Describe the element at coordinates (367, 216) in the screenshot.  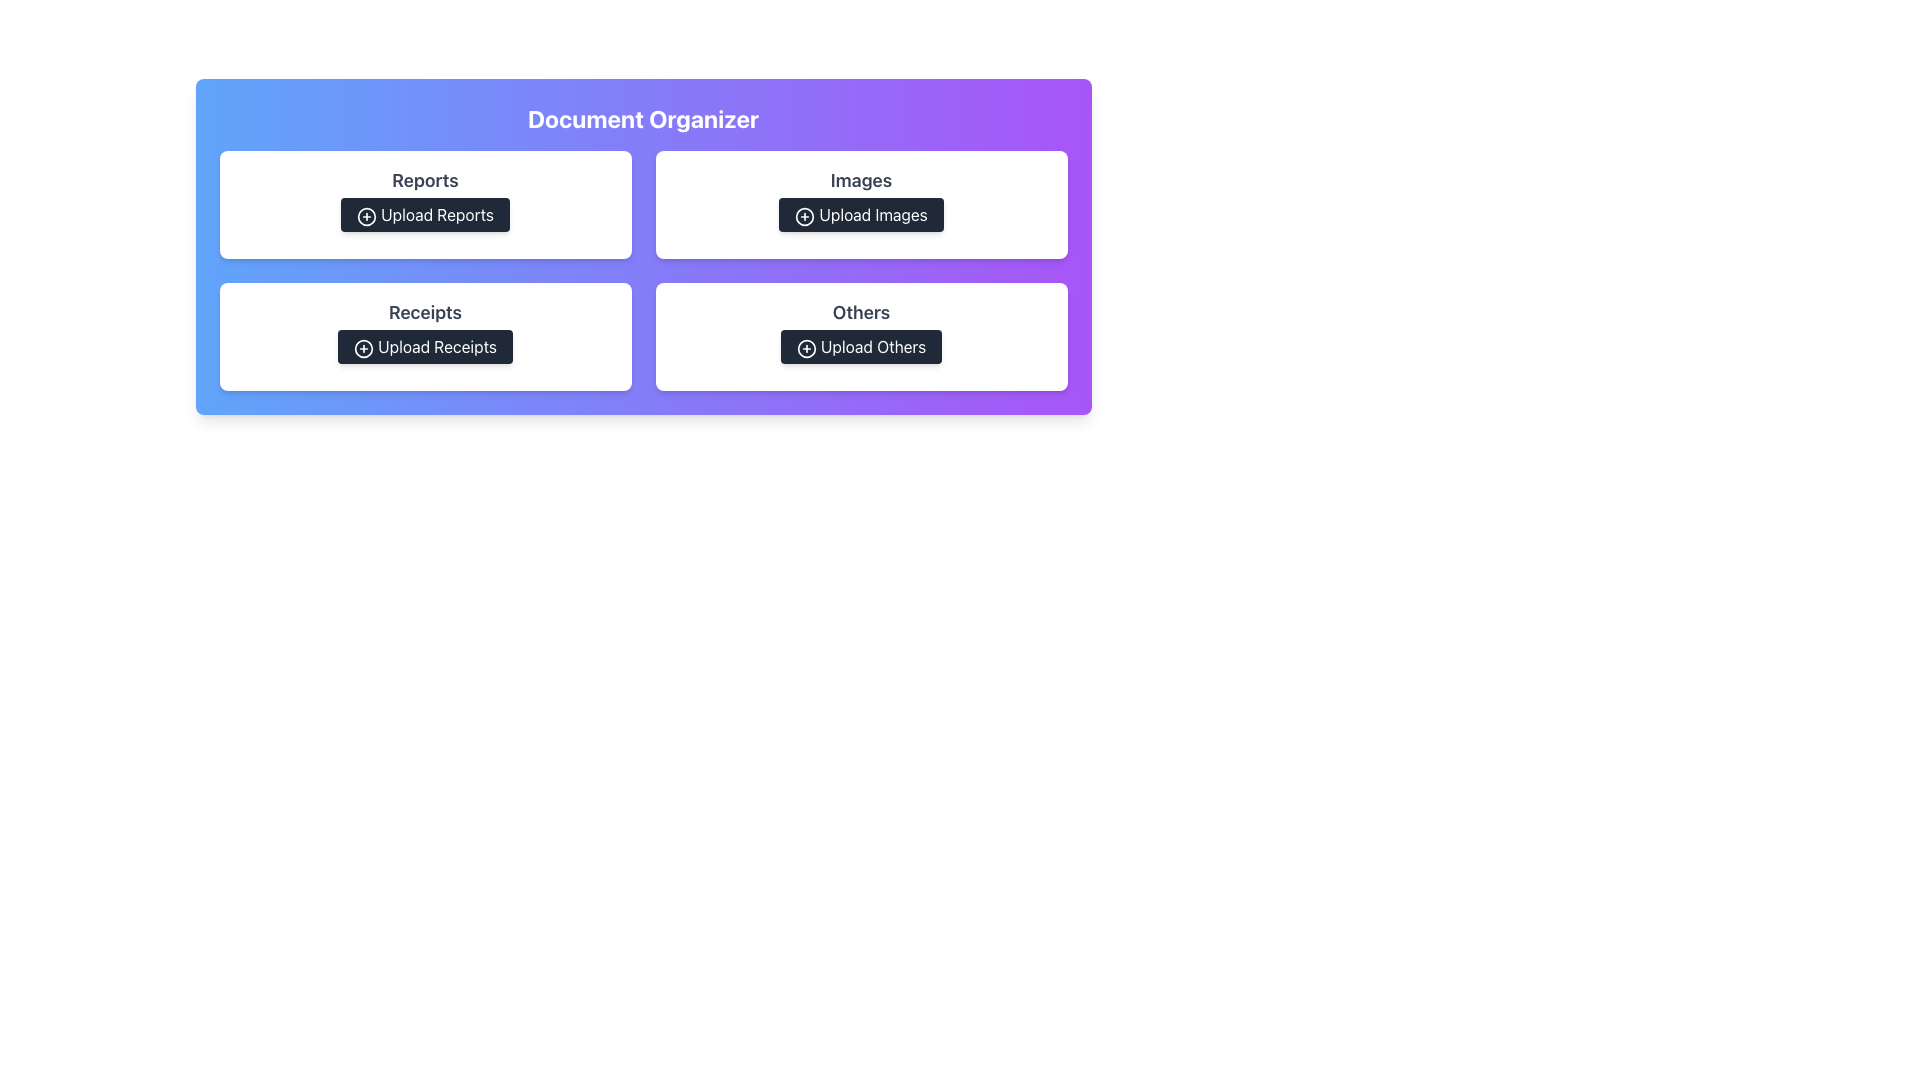
I see `the '+' icon within the 'Upload Reports' button, which is a circular icon with a minimalistic design and white color` at that location.